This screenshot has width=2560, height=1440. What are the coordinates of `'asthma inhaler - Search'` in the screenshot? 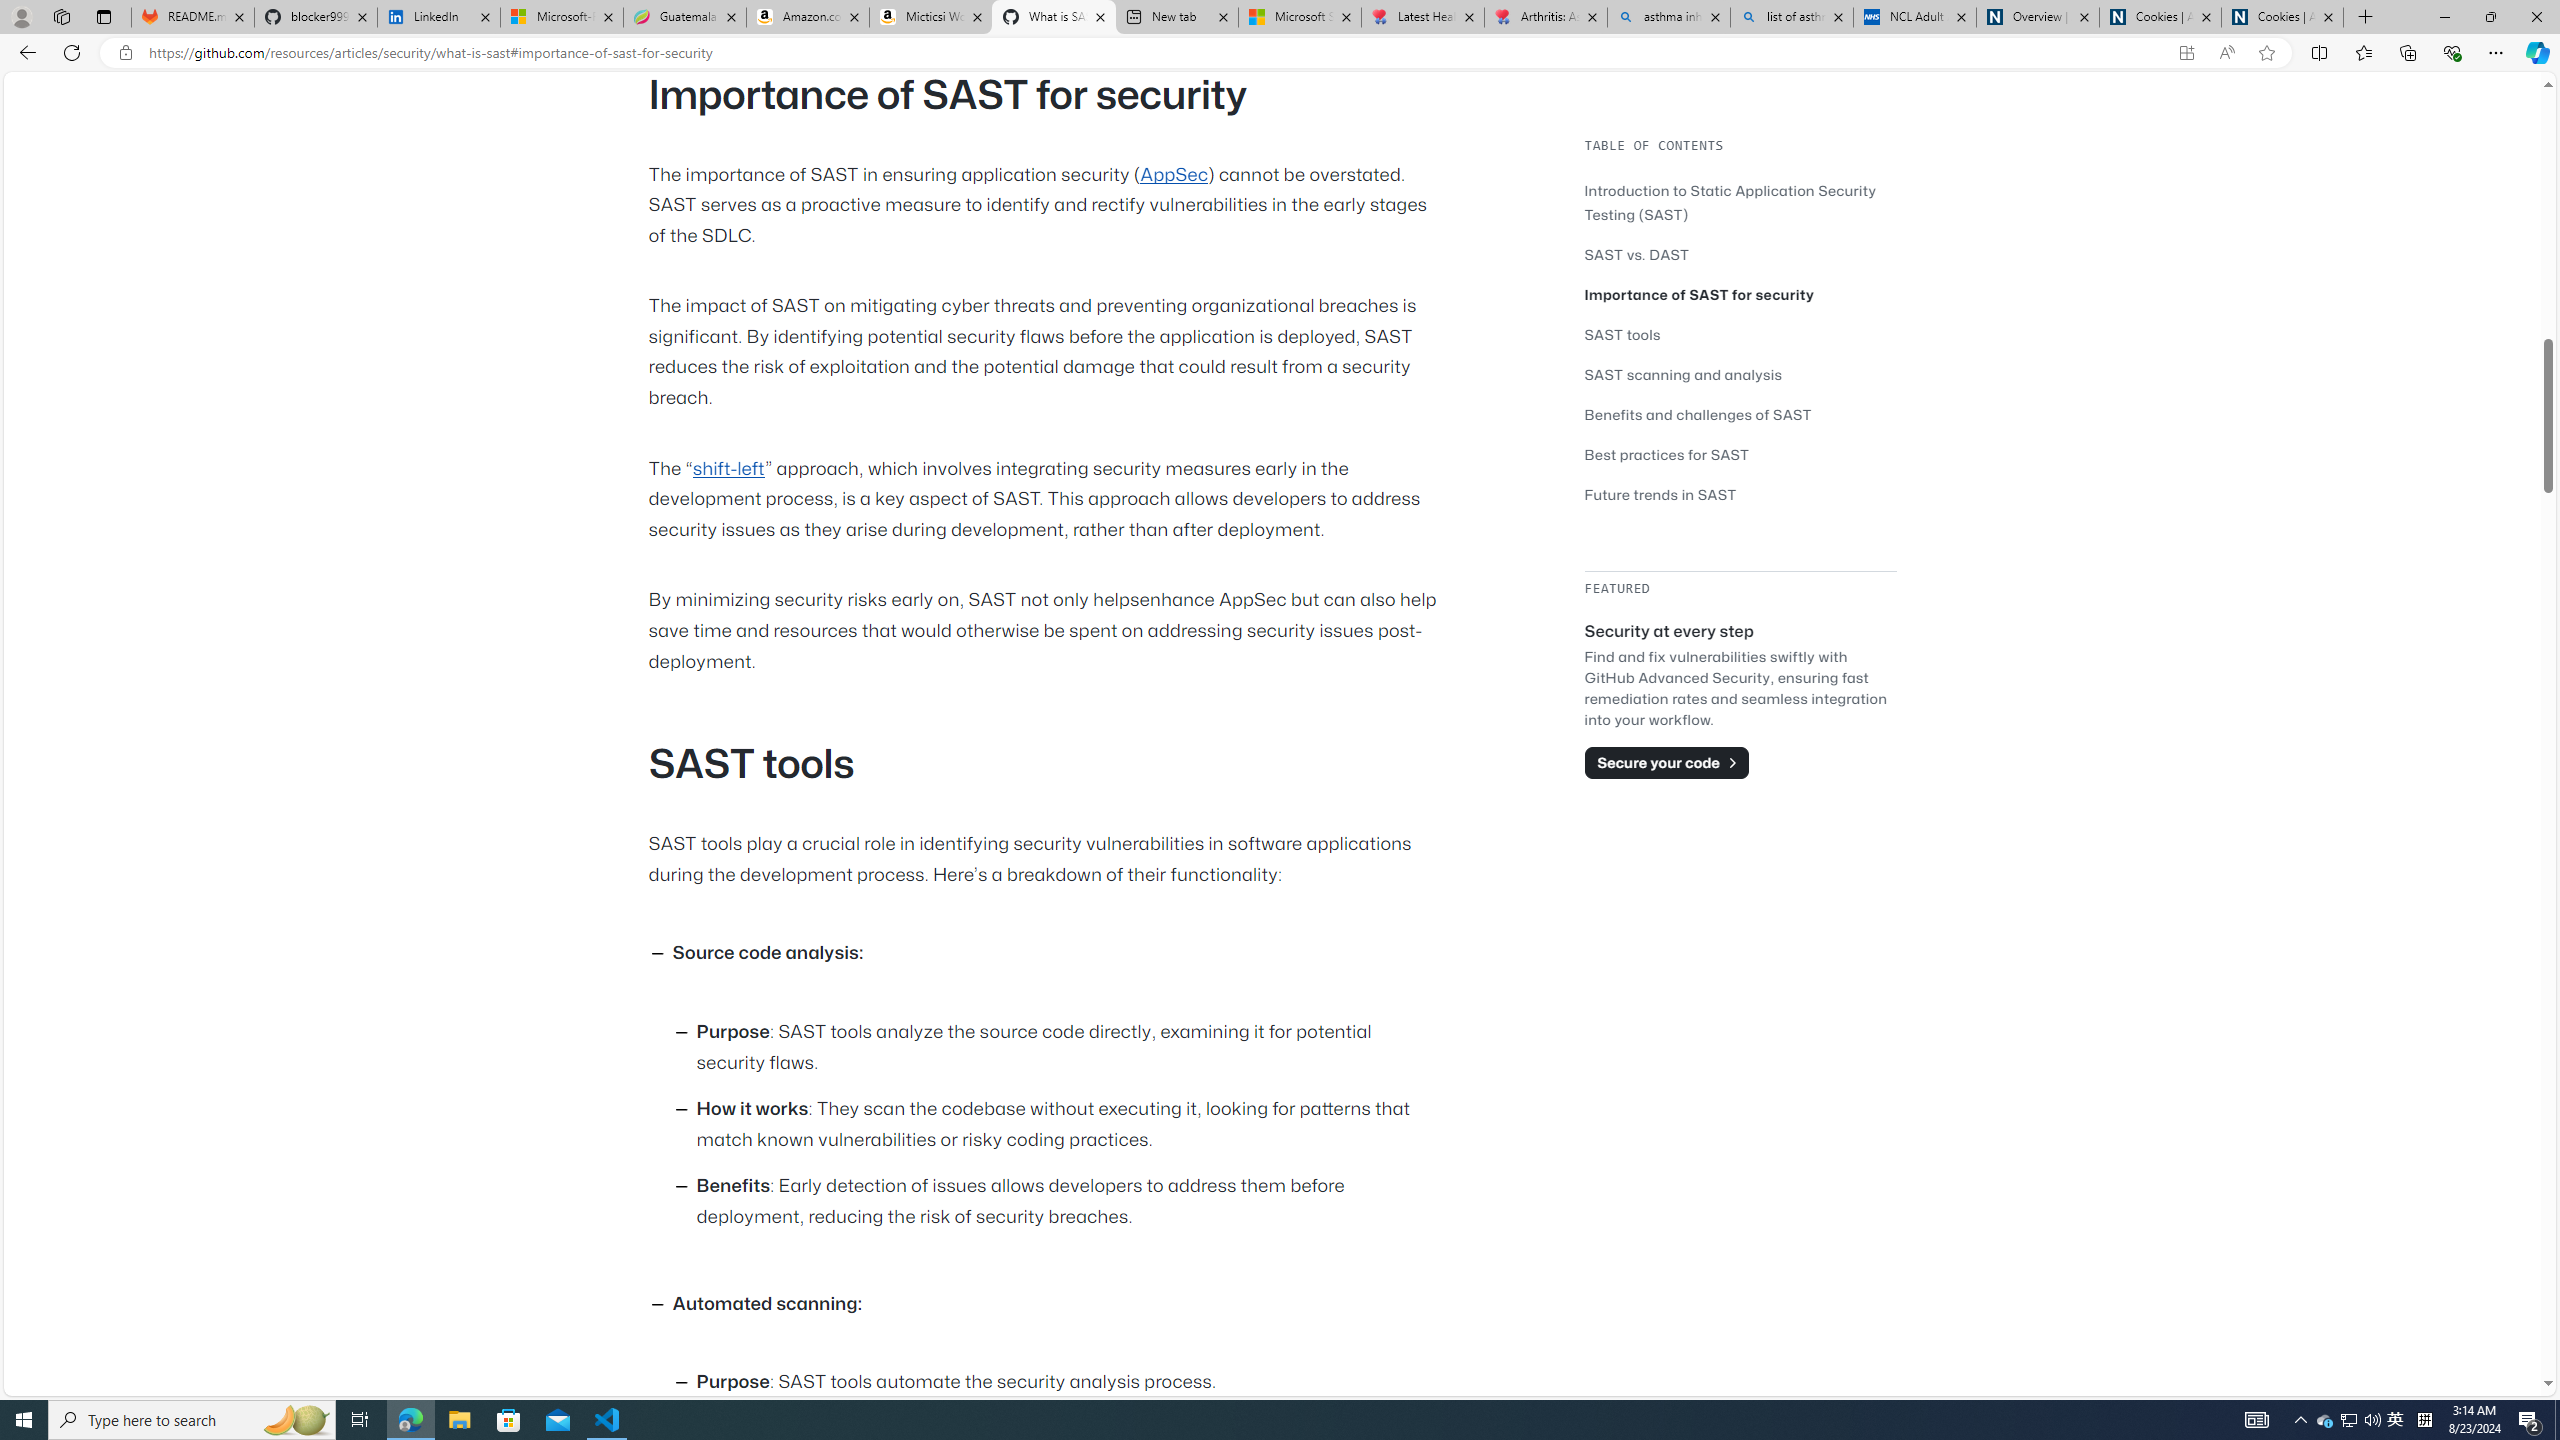 It's located at (1668, 16).